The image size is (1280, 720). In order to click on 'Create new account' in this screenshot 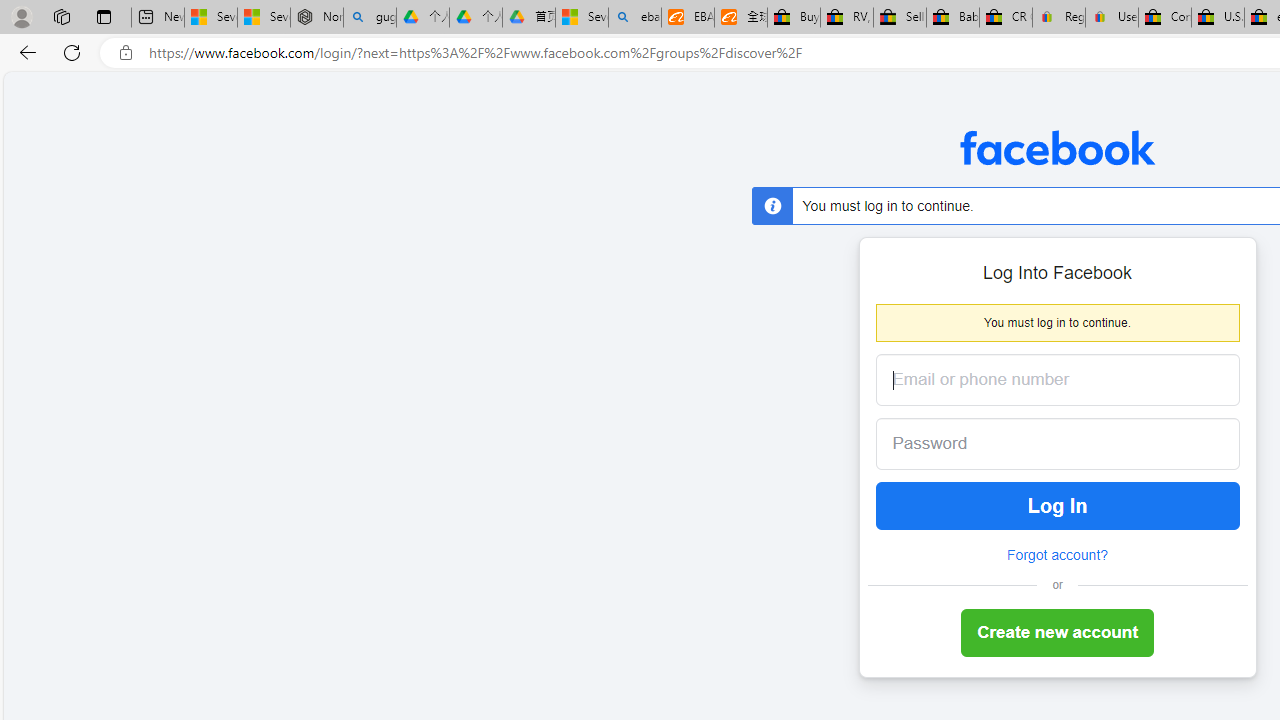, I will do `click(1056, 633)`.